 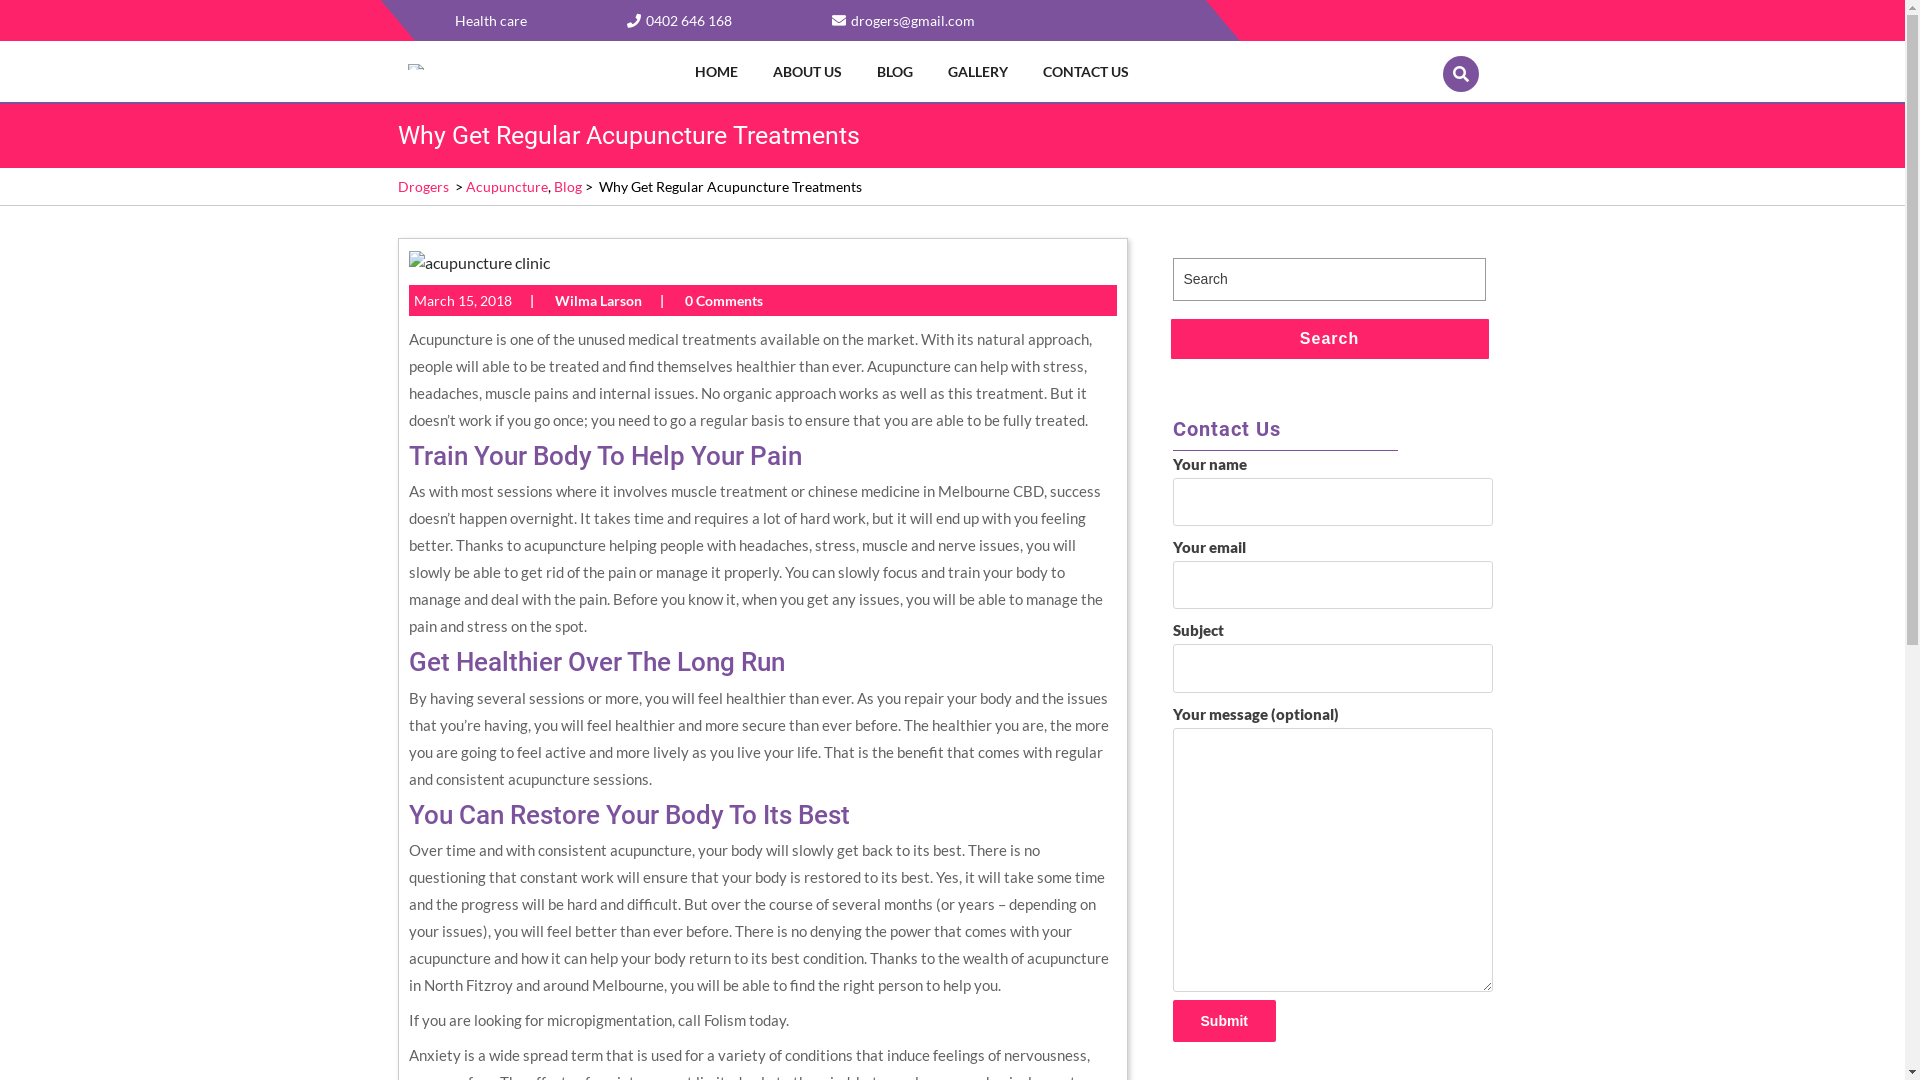 What do you see at coordinates (678, 20) in the screenshot?
I see `'0402 646 168'` at bounding box center [678, 20].